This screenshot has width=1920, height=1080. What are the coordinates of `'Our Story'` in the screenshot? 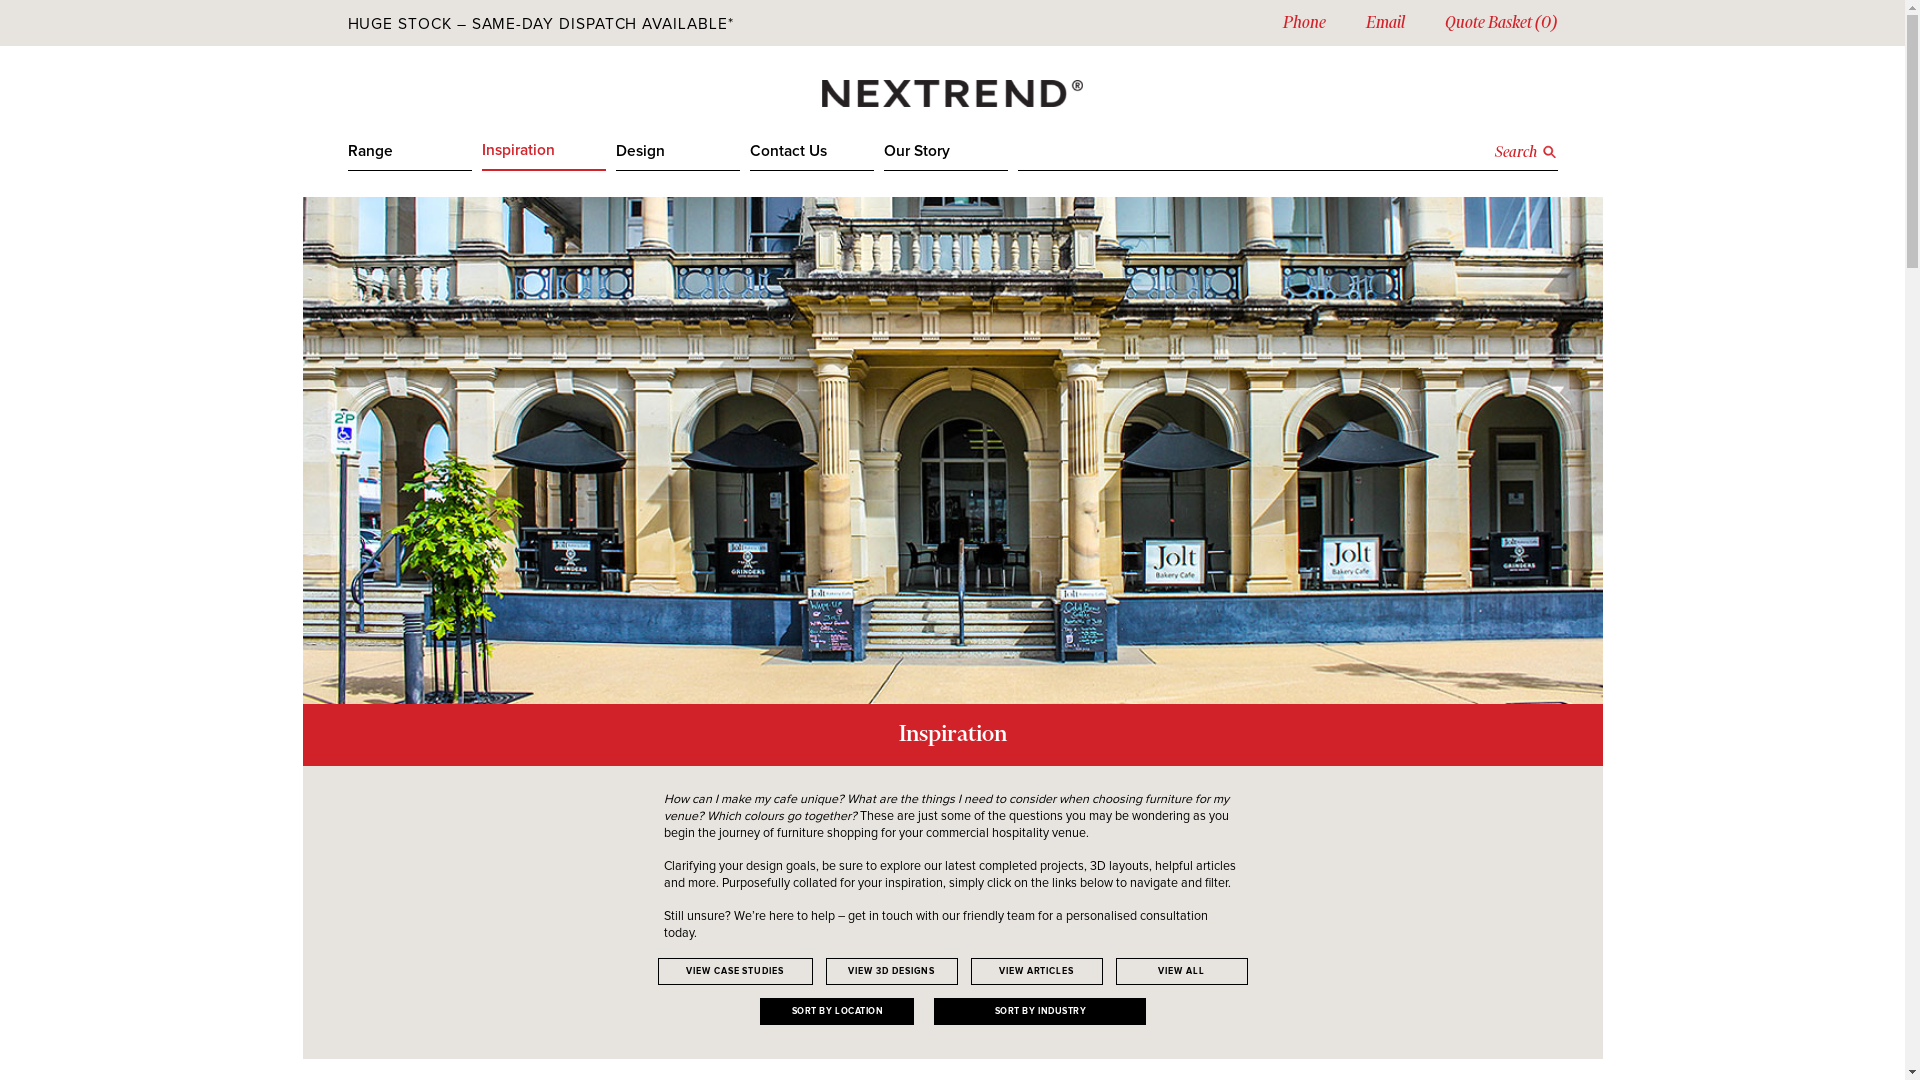 It's located at (944, 156).